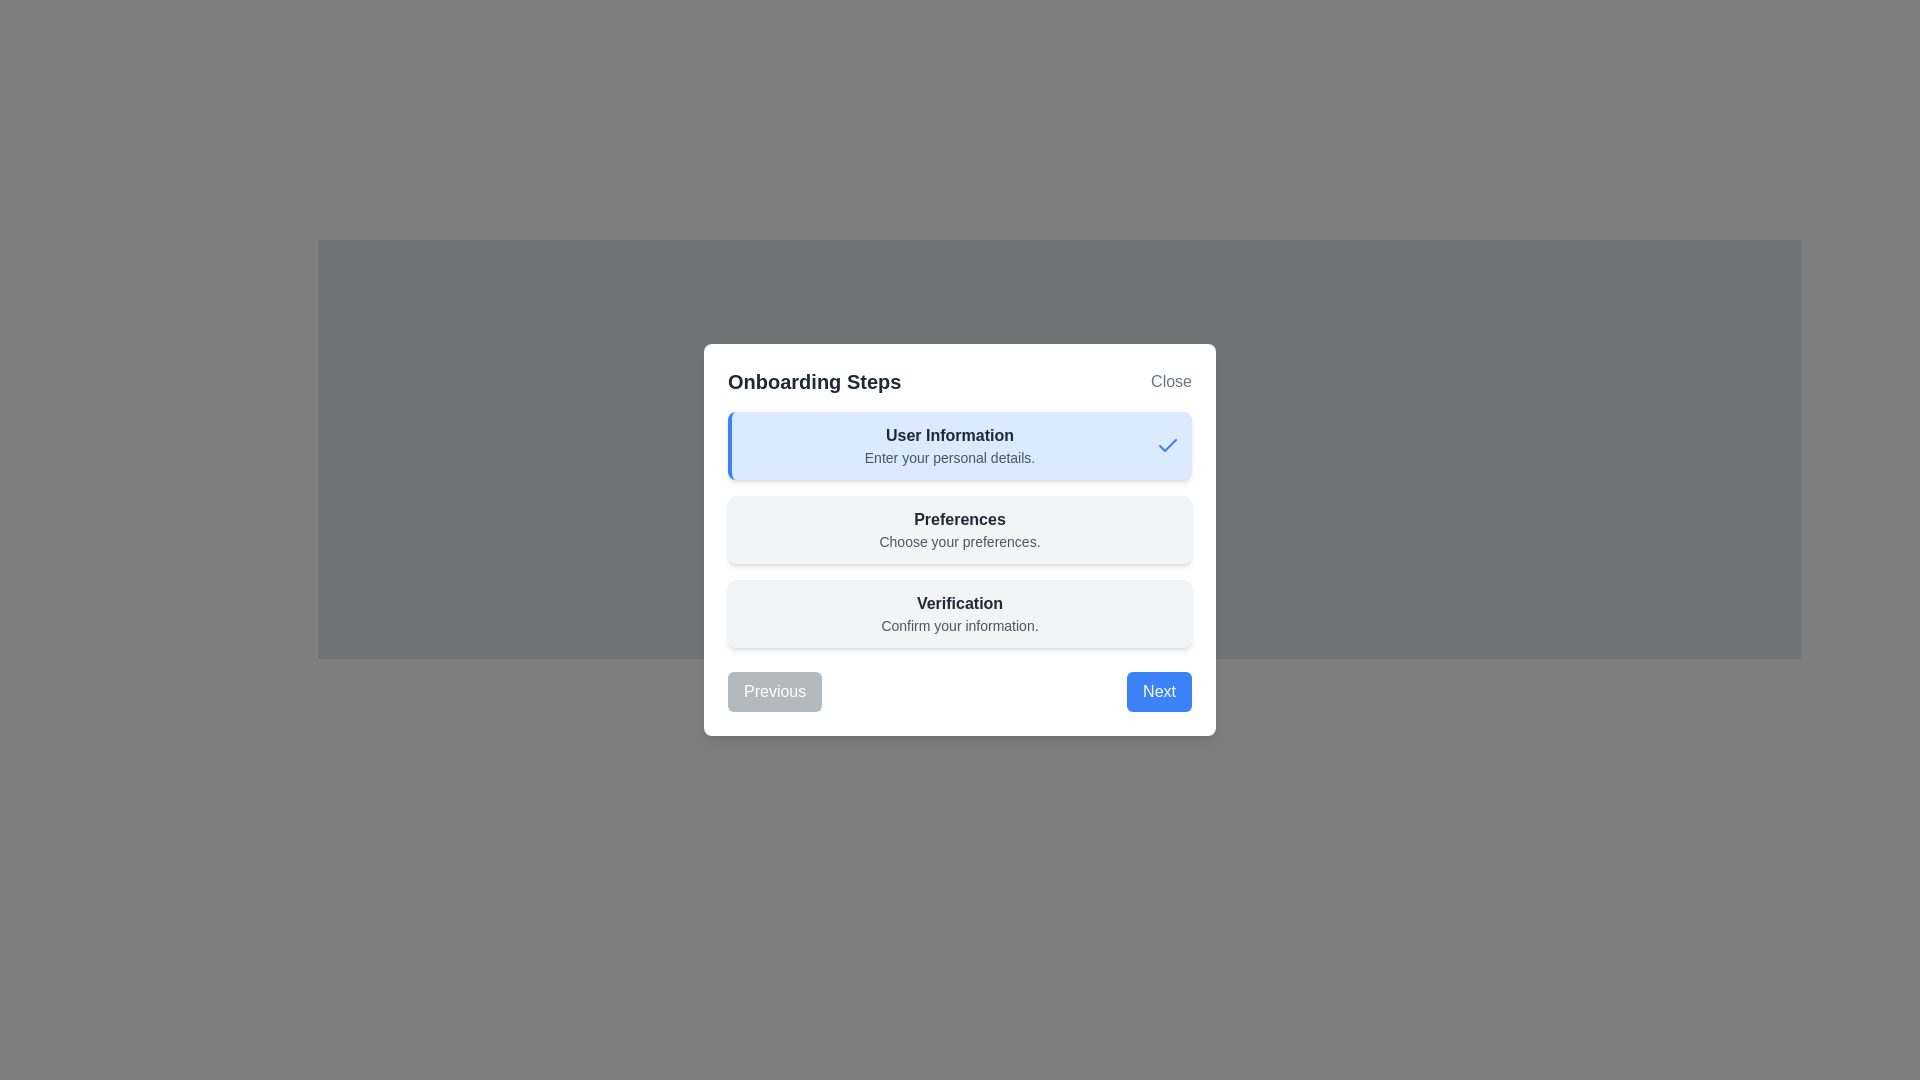 This screenshot has width=1920, height=1080. Describe the element at coordinates (1167, 443) in the screenshot. I see `the completion icon that indicates the activation of the 'User Information' step in the onboarding process, located adjacent to the label 'User Information.'` at that location.